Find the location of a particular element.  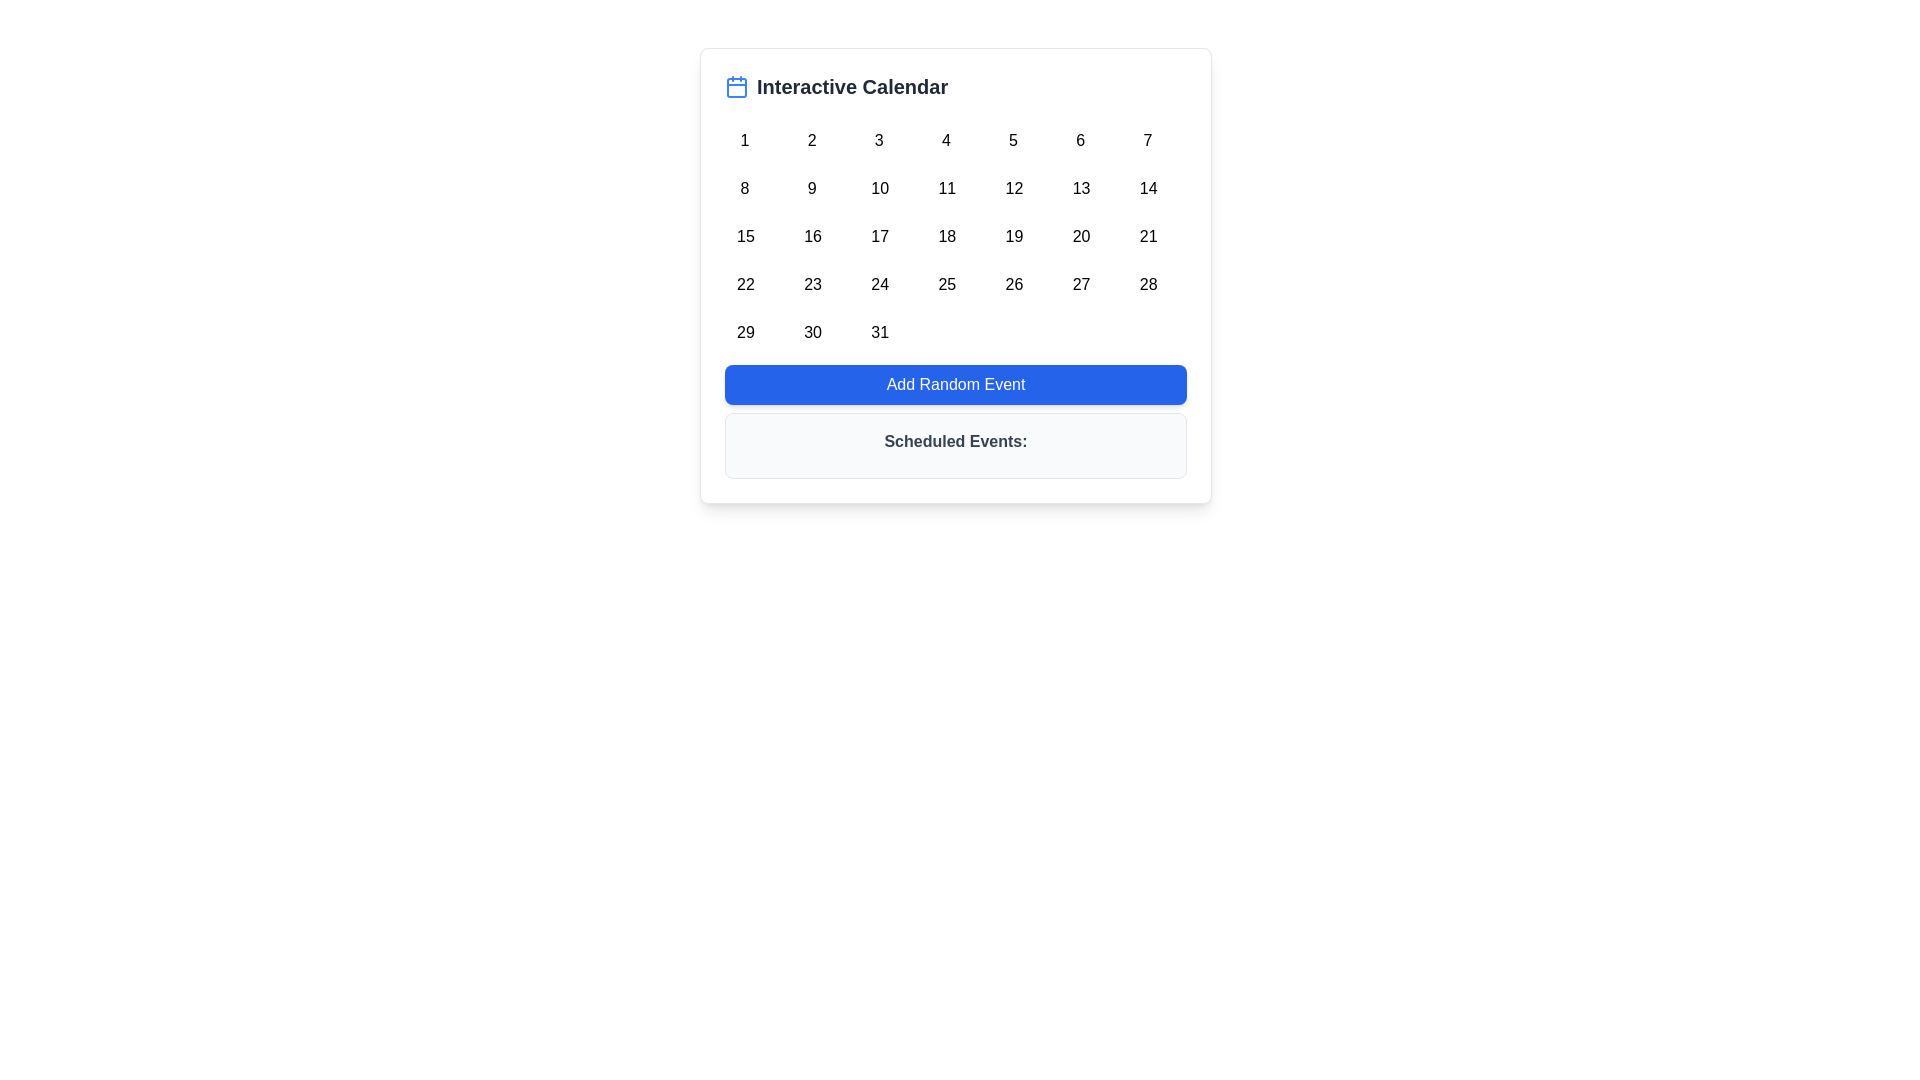

the square-shaped button labeled '12' in the interactive calendar interface is located at coordinates (1013, 185).